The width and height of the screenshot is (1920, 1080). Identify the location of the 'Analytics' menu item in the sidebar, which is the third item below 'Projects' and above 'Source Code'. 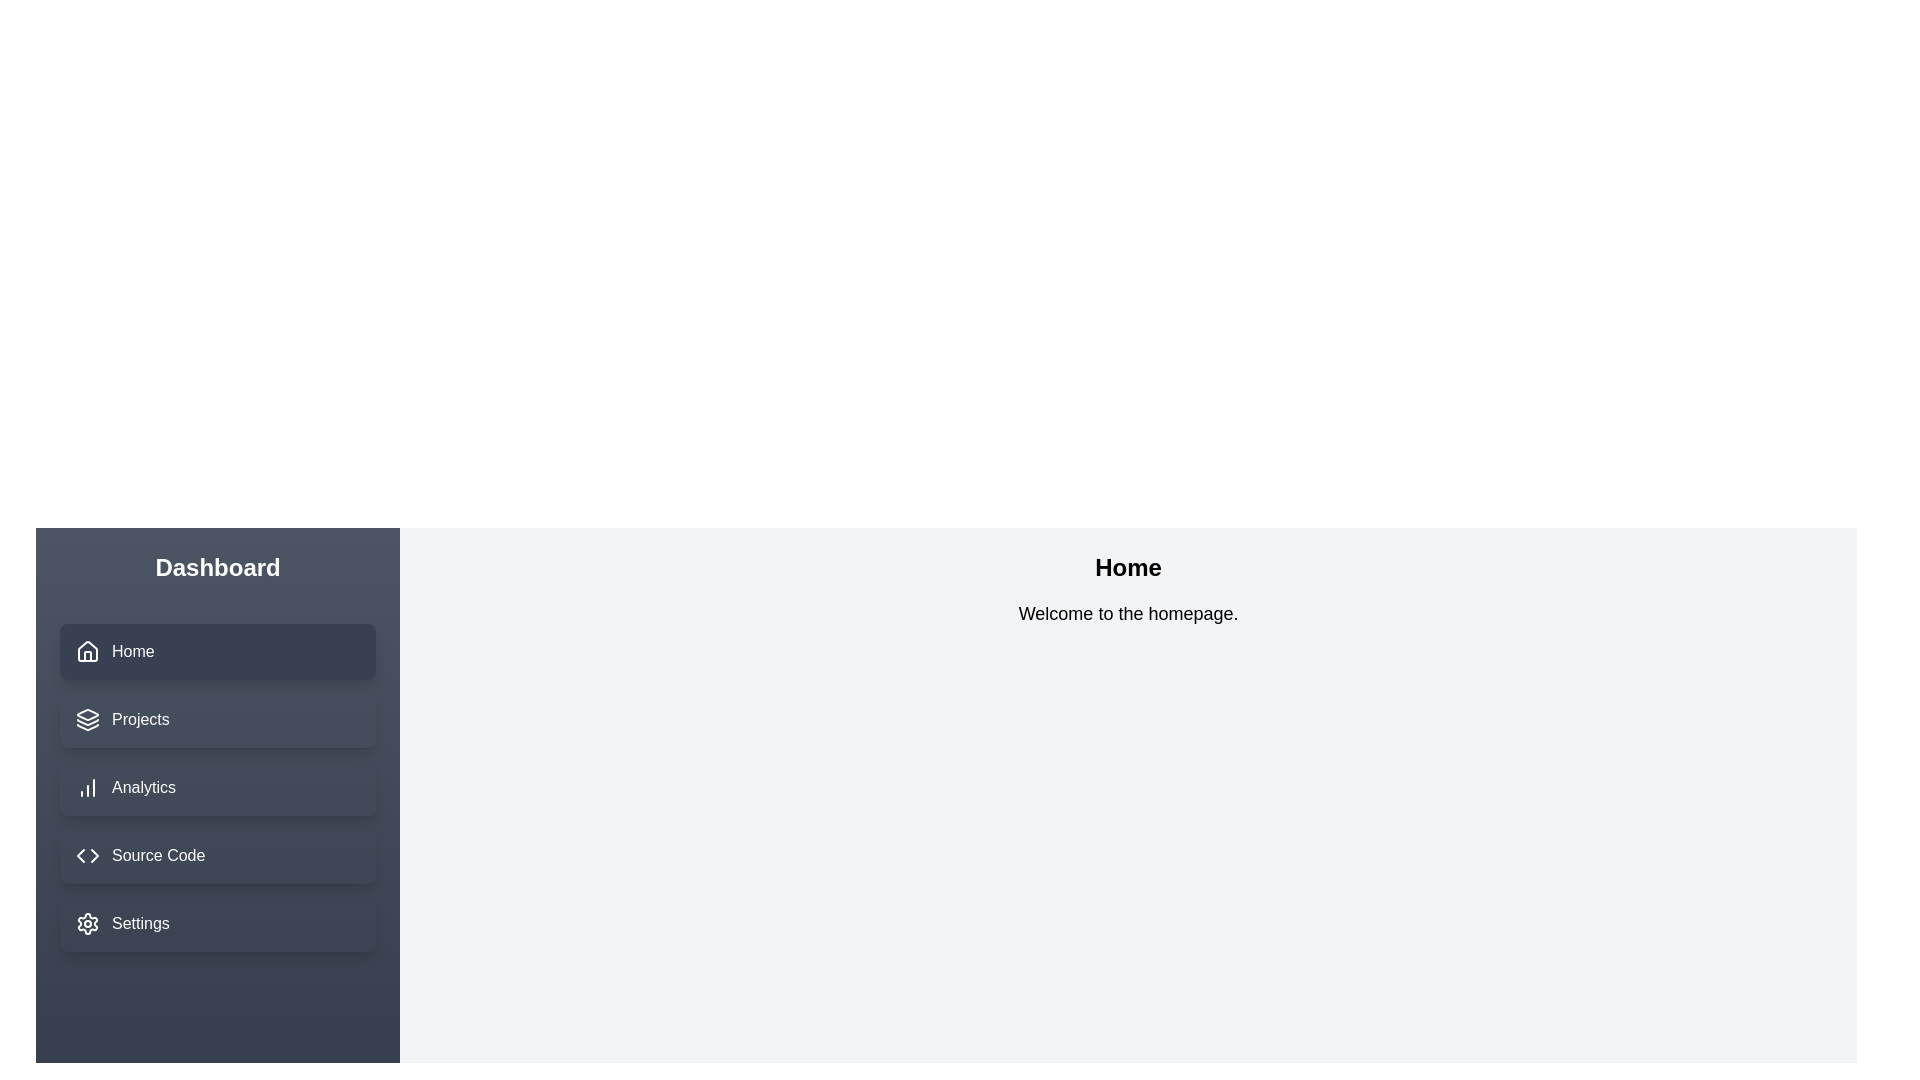
(218, 786).